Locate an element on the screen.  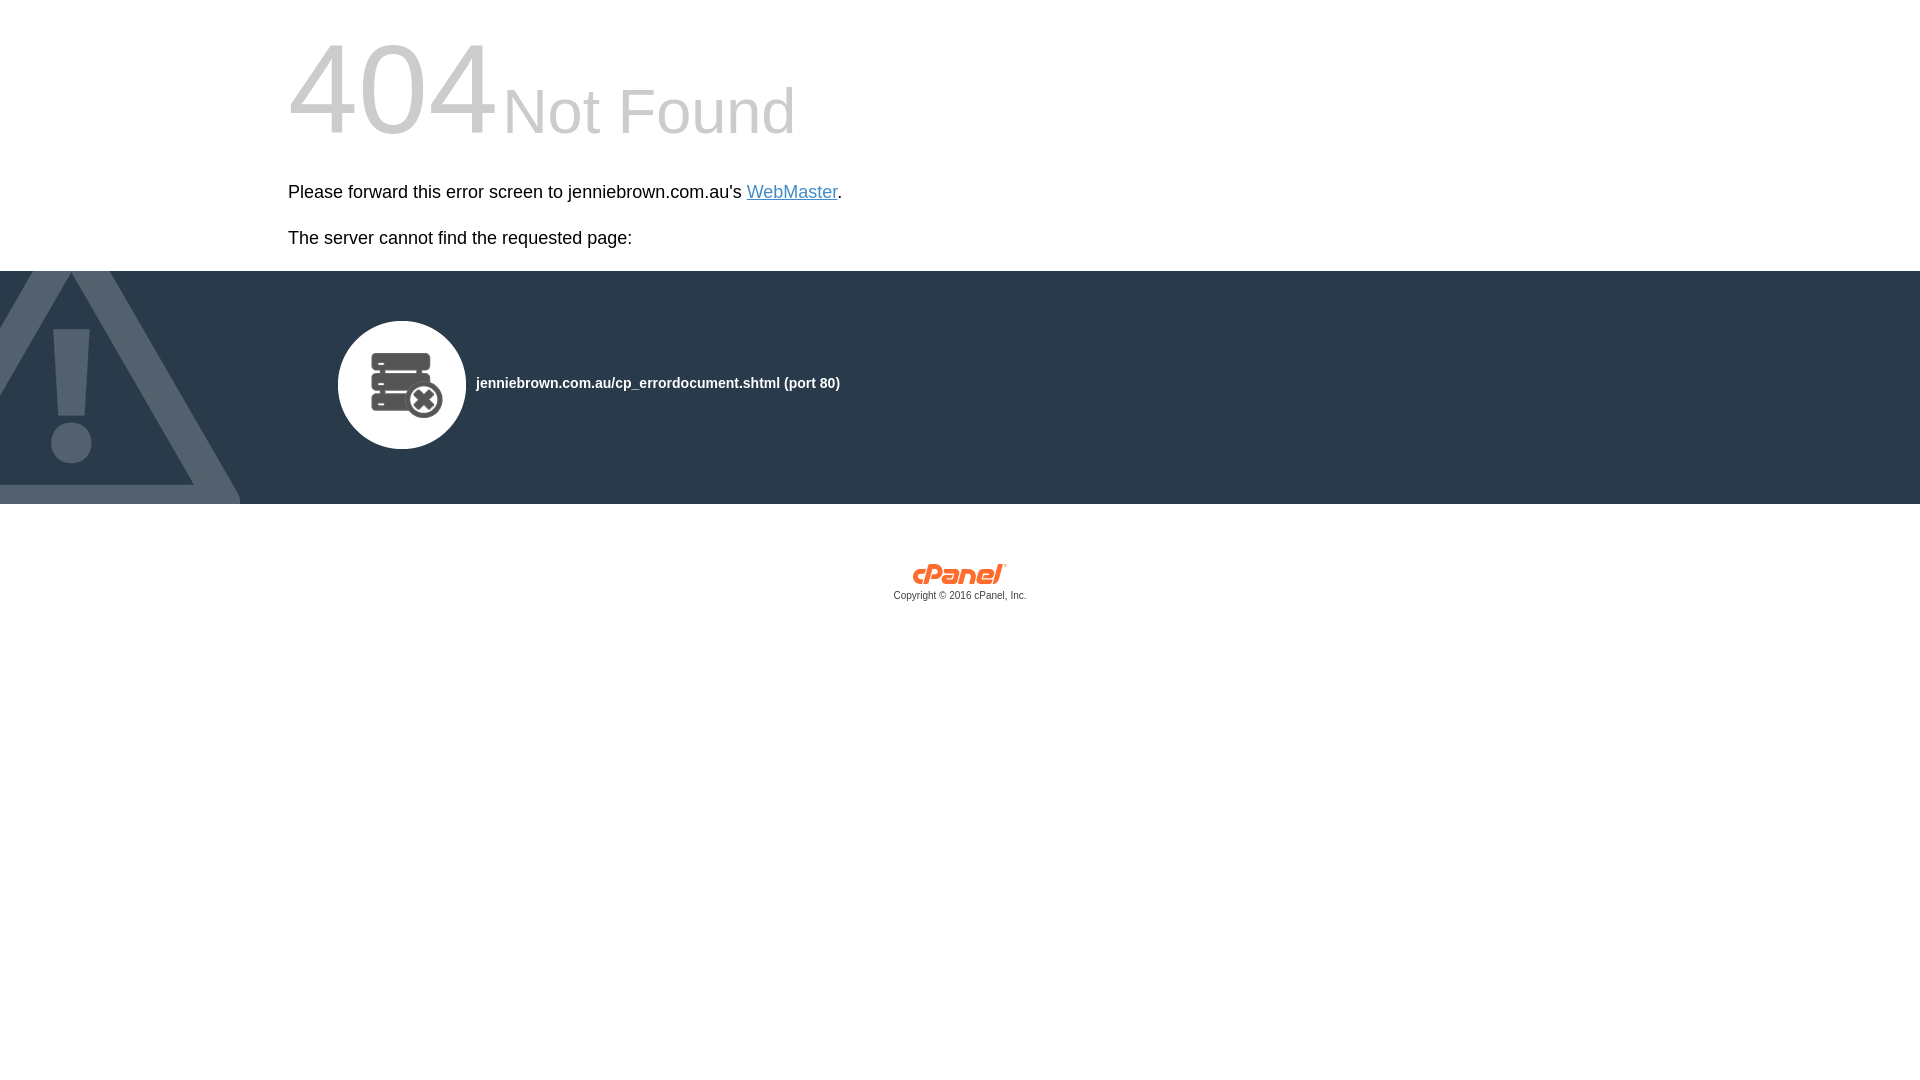
'WebMaster' is located at coordinates (791, 192).